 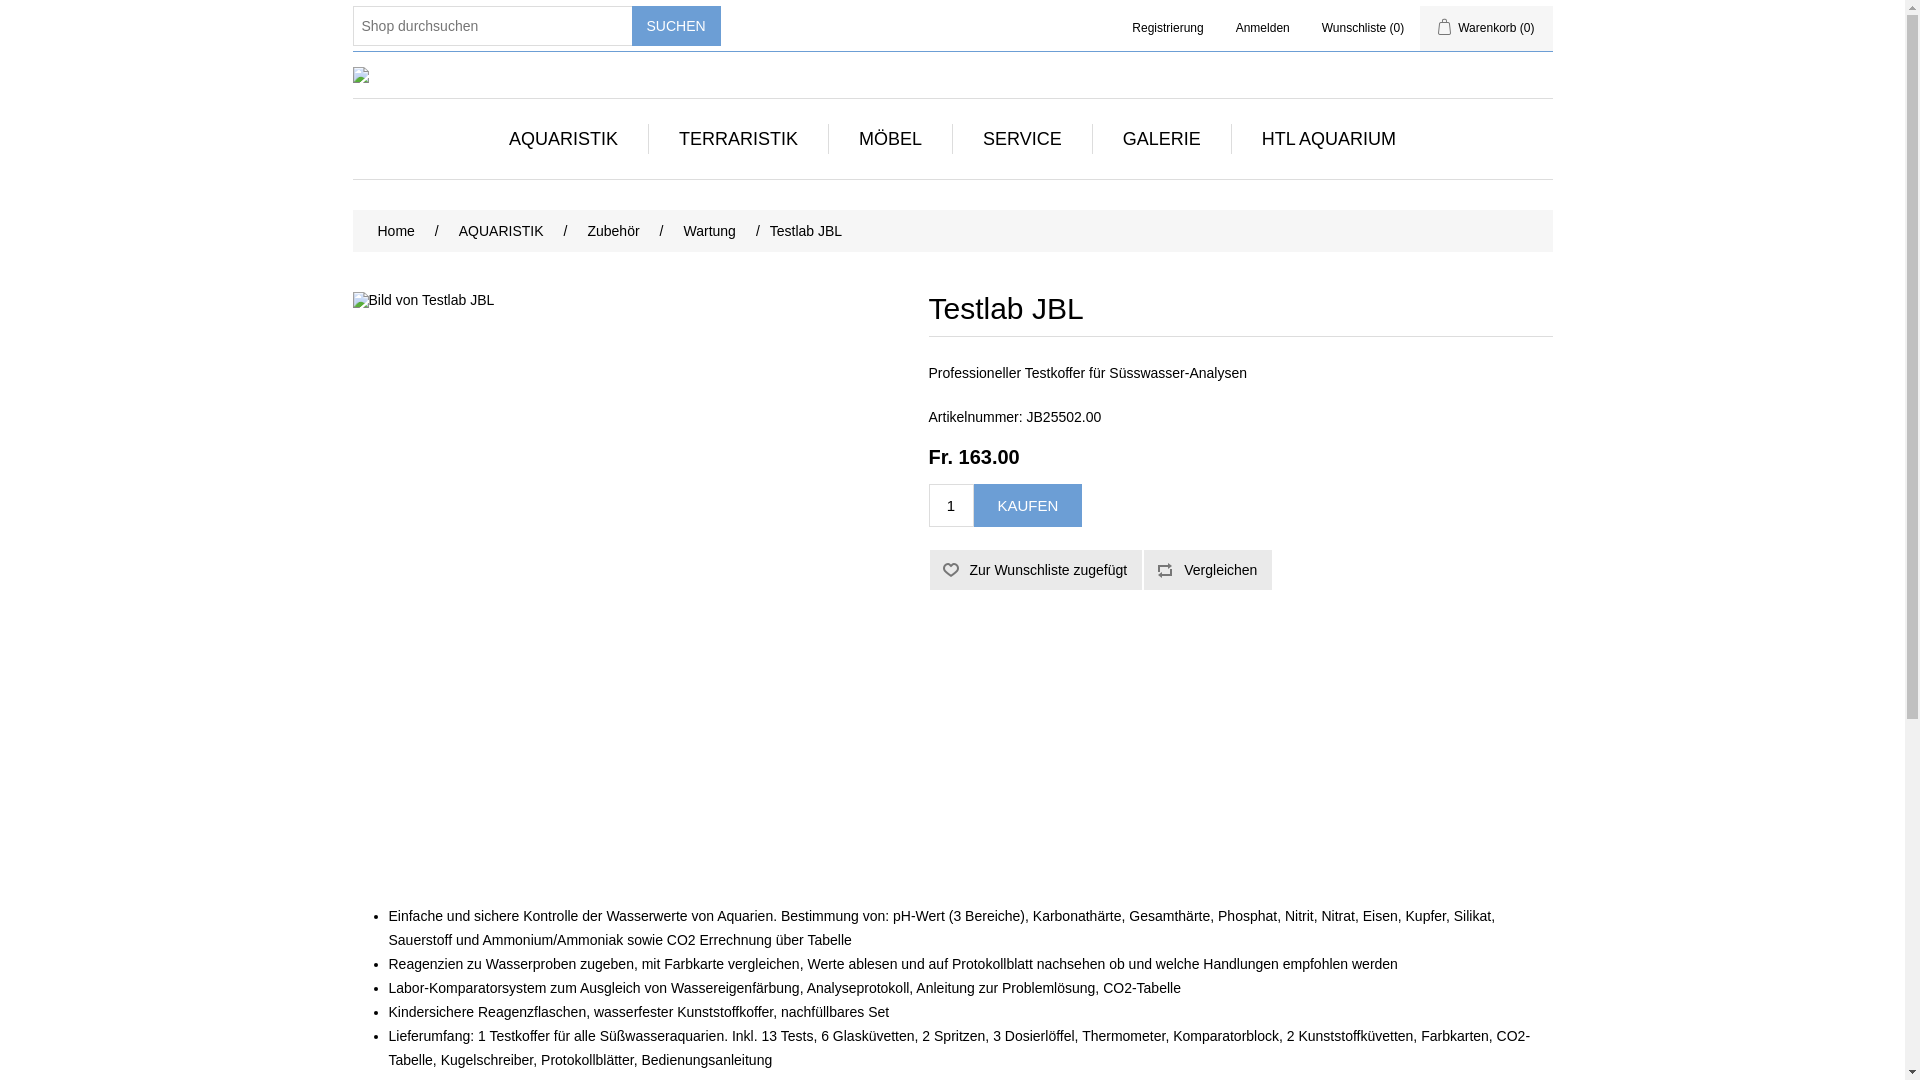 I want to click on 'GALERIE', so click(x=1161, y=137).